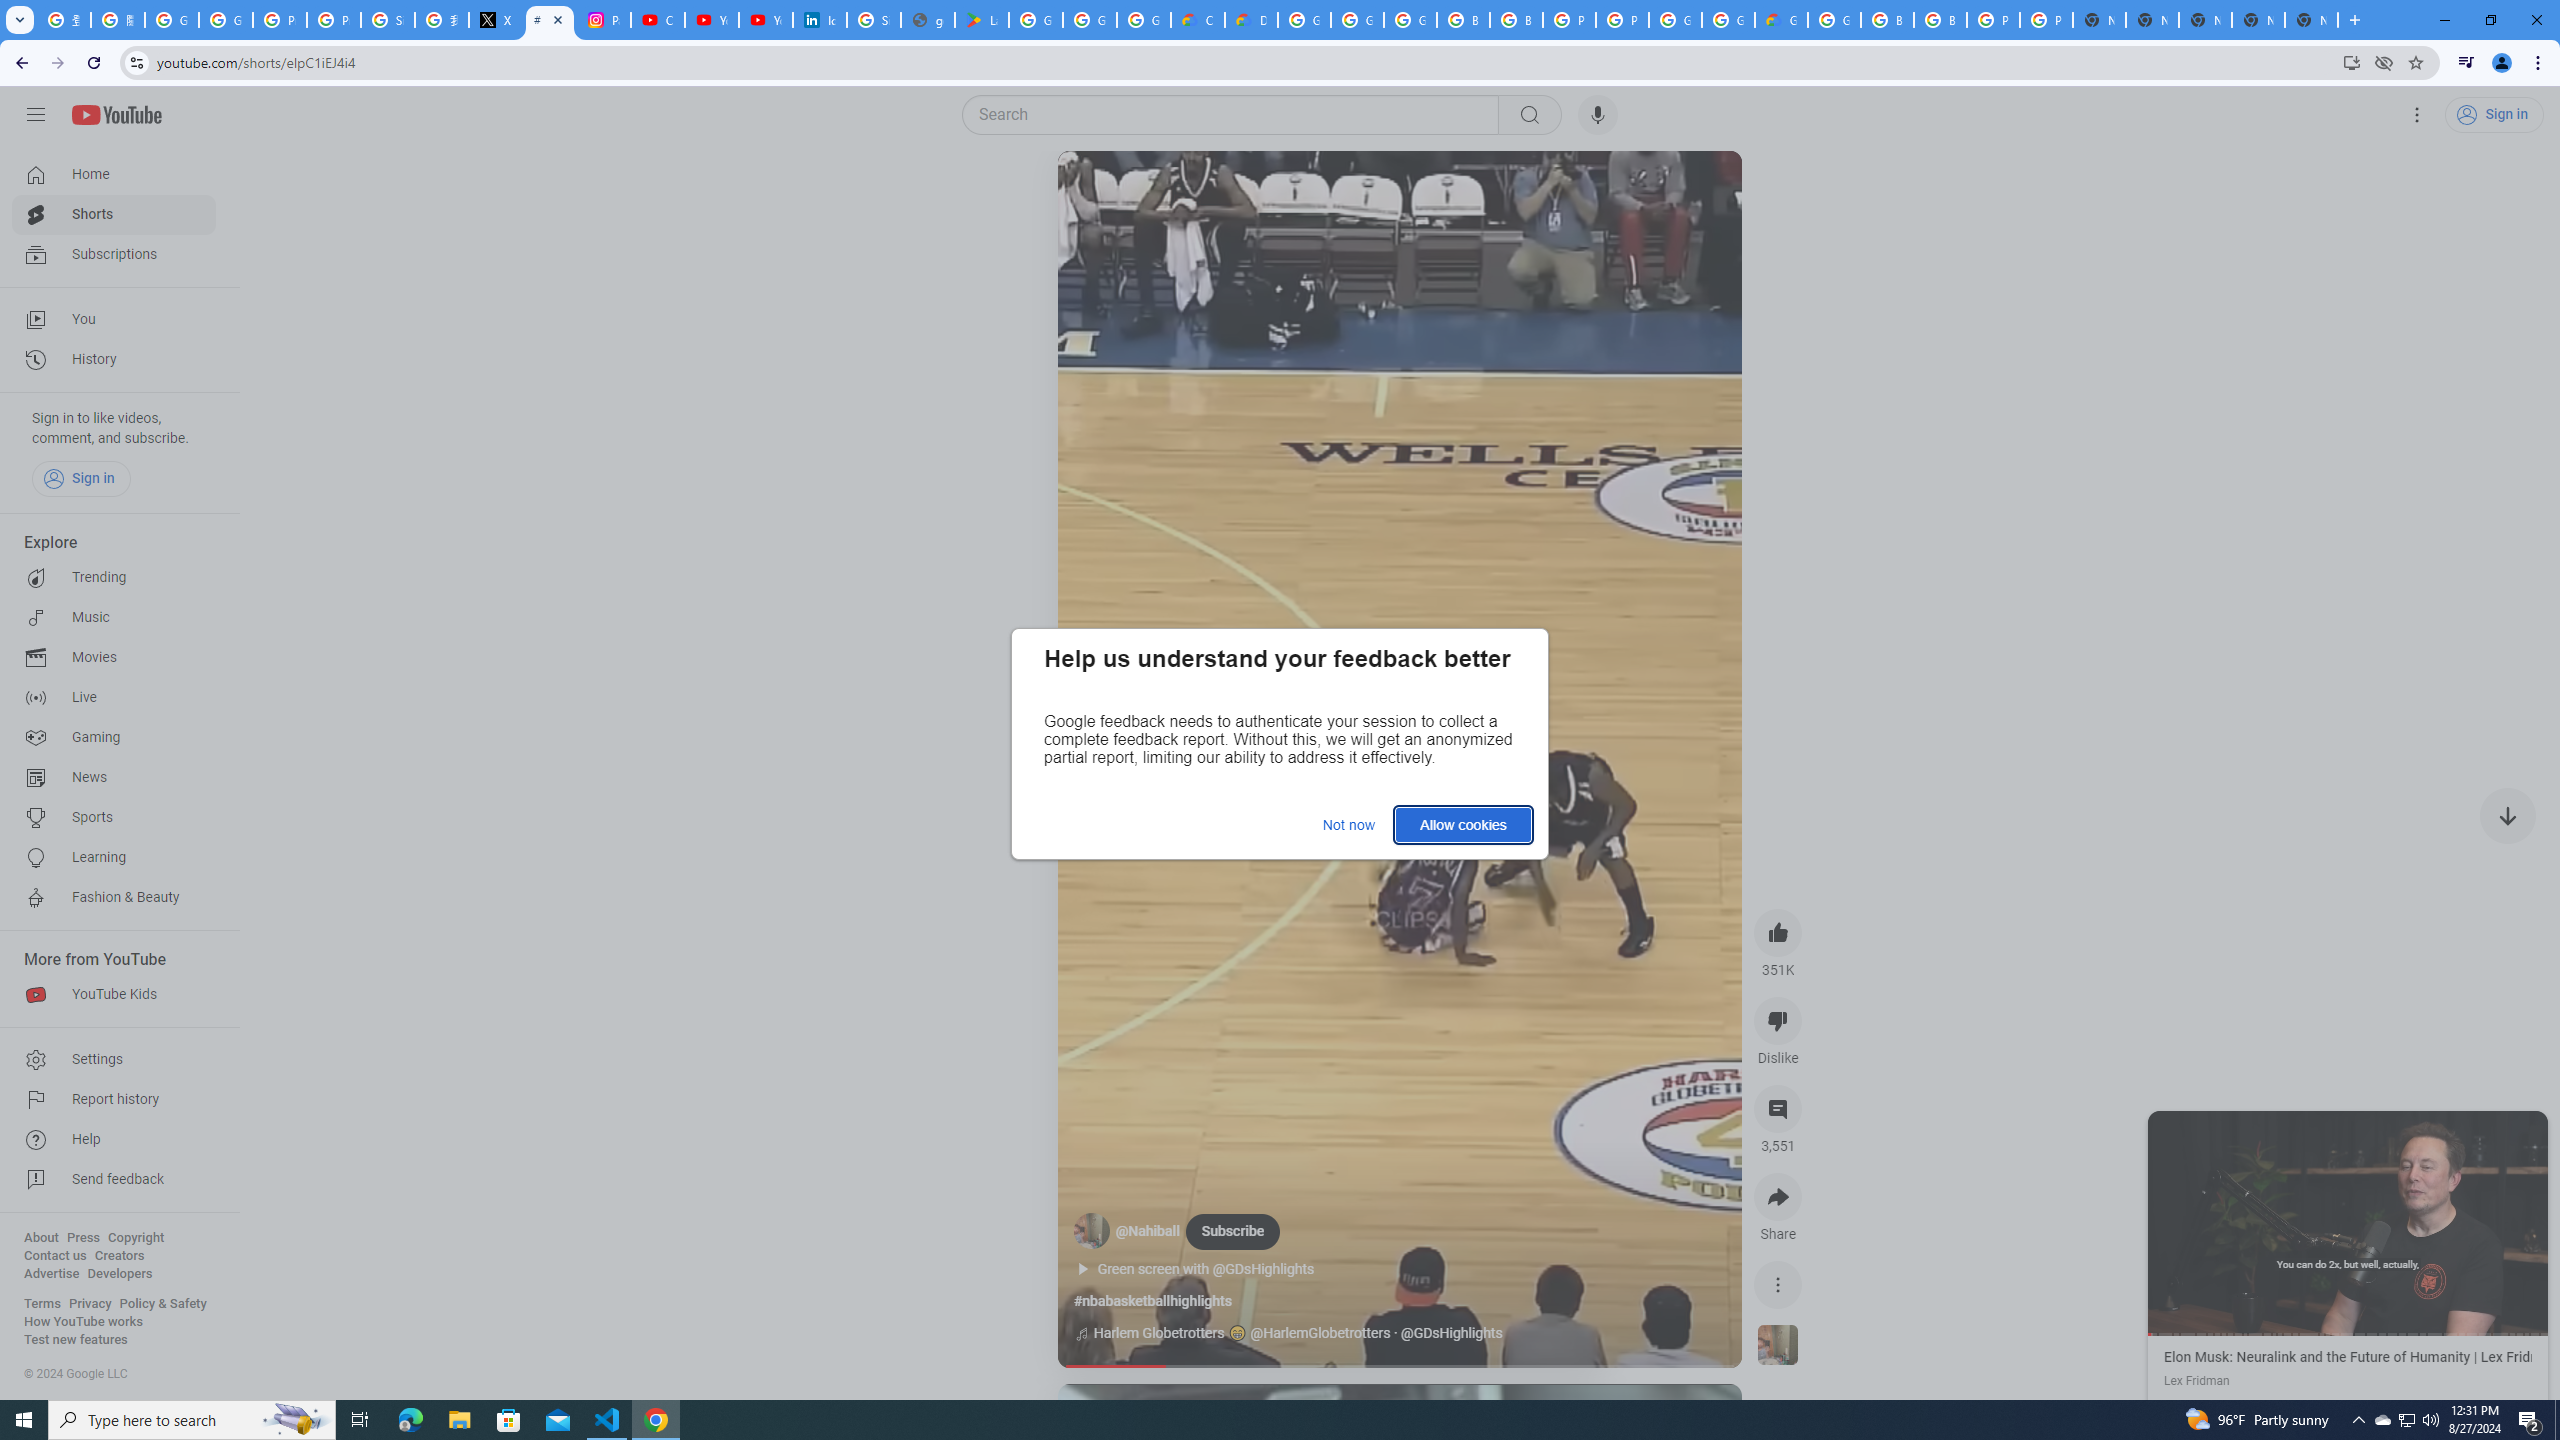  Describe the element at coordinates (1777, 932) in the screenshot. I see `'like this video along with 351K other people'` at that location.